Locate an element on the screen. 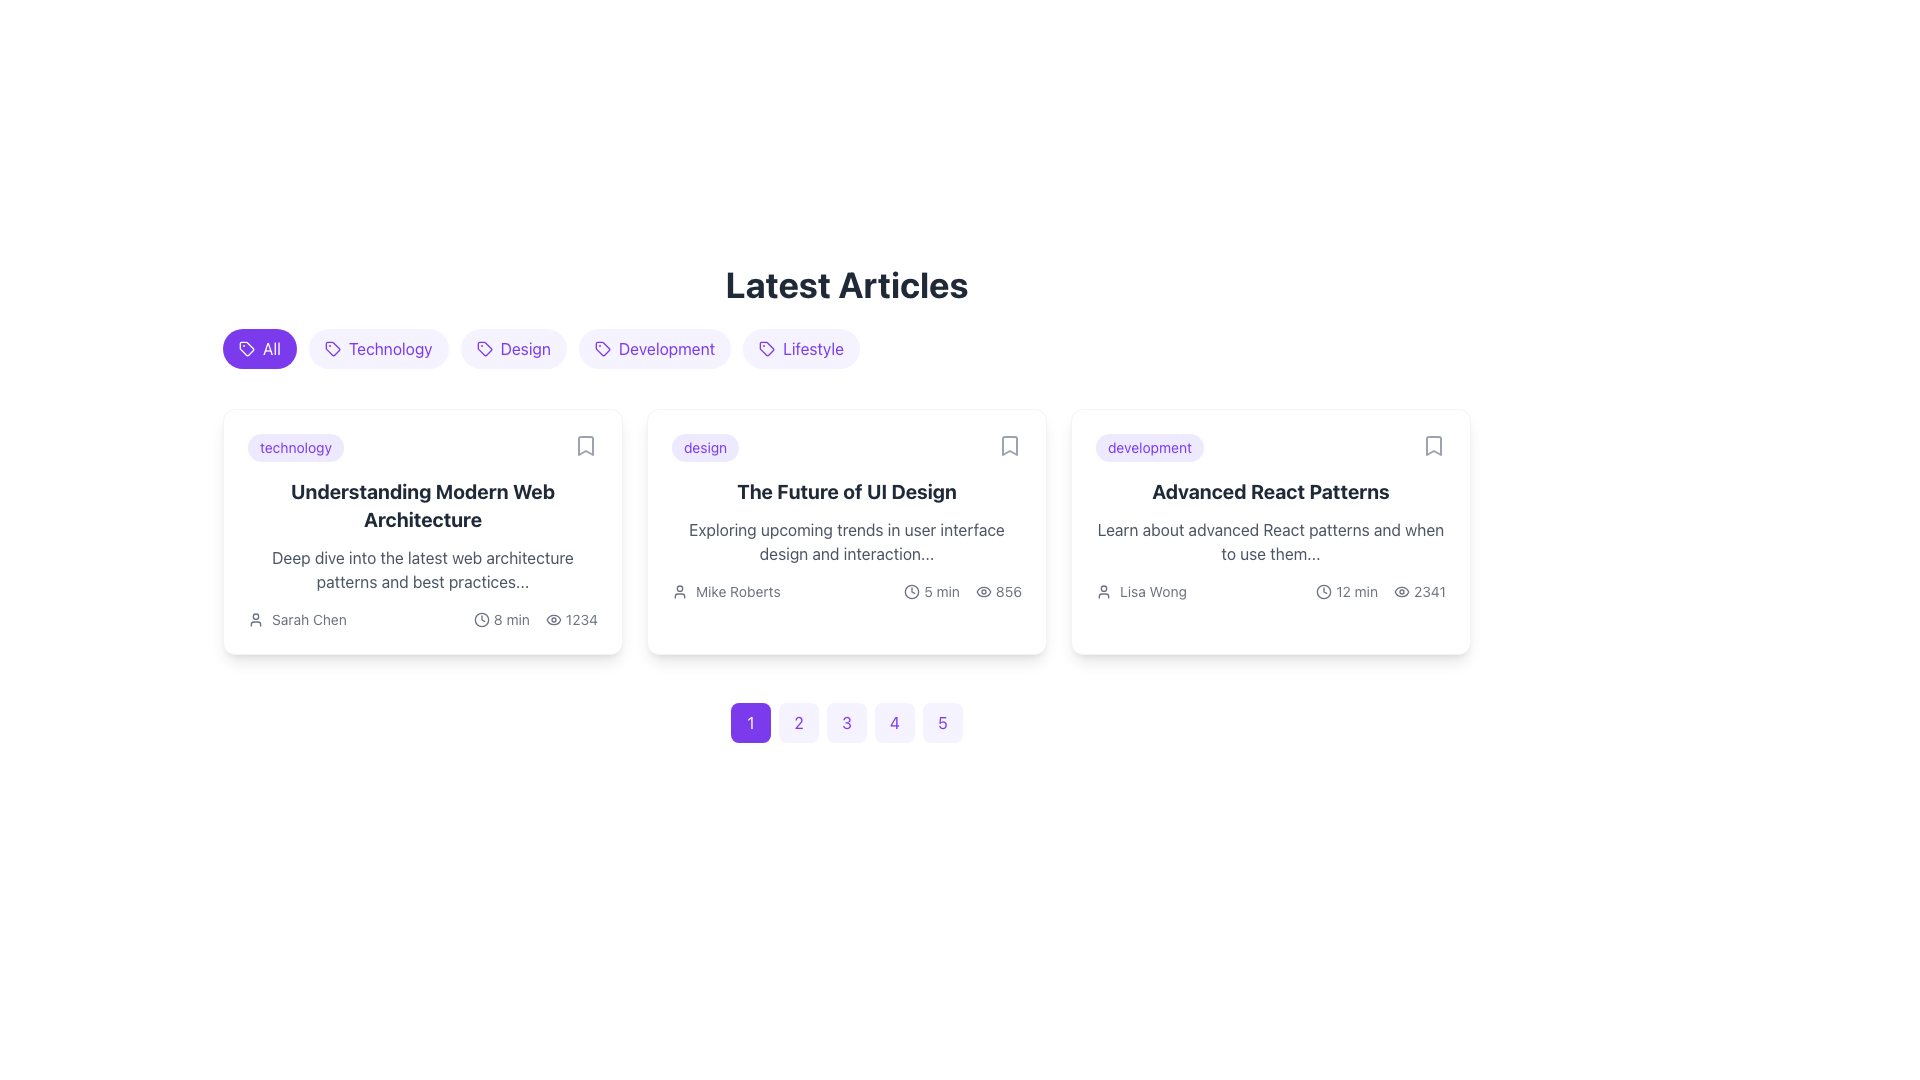 Image resolution: width=1920 pixels, height=1080 pixels. the SVG circle component of the clock icon located at the bottom-right corner of the 'Advanced React Patterns' card is located at coordinates (1324, 590).